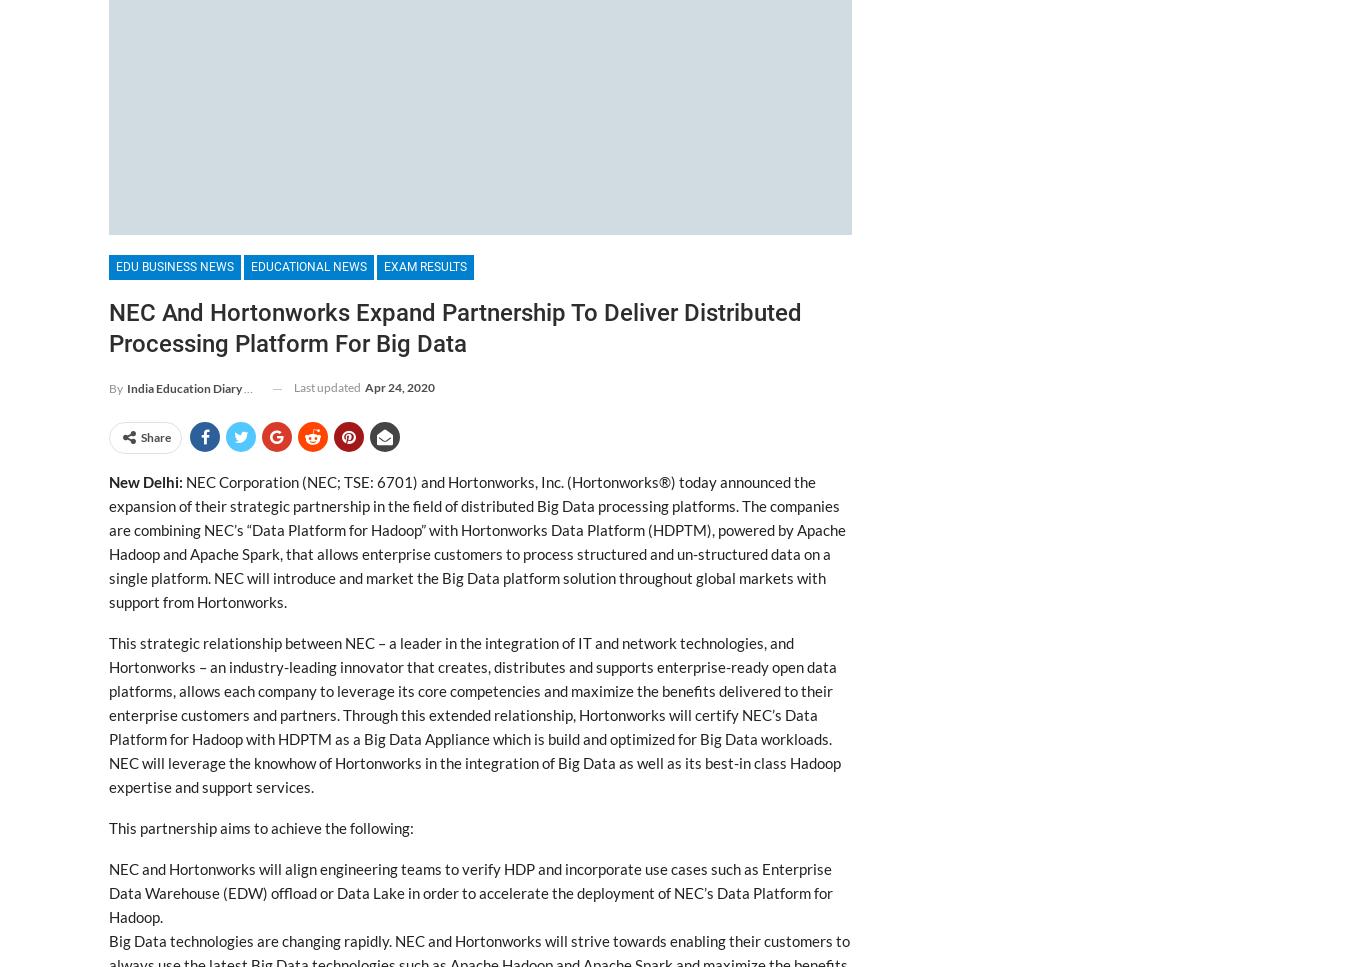 This screenshot has height=967, width=1350. I want to click on 'NEC Corporation (NEC; TSE: 6701) and Hortonworks, Inc. (Hortonworks®) today announced the expansion of their strategic partnership in the field of distributed Big Data processing platforms. The companies are combining NEC’s “Data Platform for Hadoop” with Hortonworks Data Platform (HDPTM), powered by Apache Hadoop and Apache Spark, that allows enterprise customers to process structured and un-structured data on a single platform. NEC will introduce and market the Big Data platform solution throughout global markets with support from Hortonworks.', so click(107, 542).